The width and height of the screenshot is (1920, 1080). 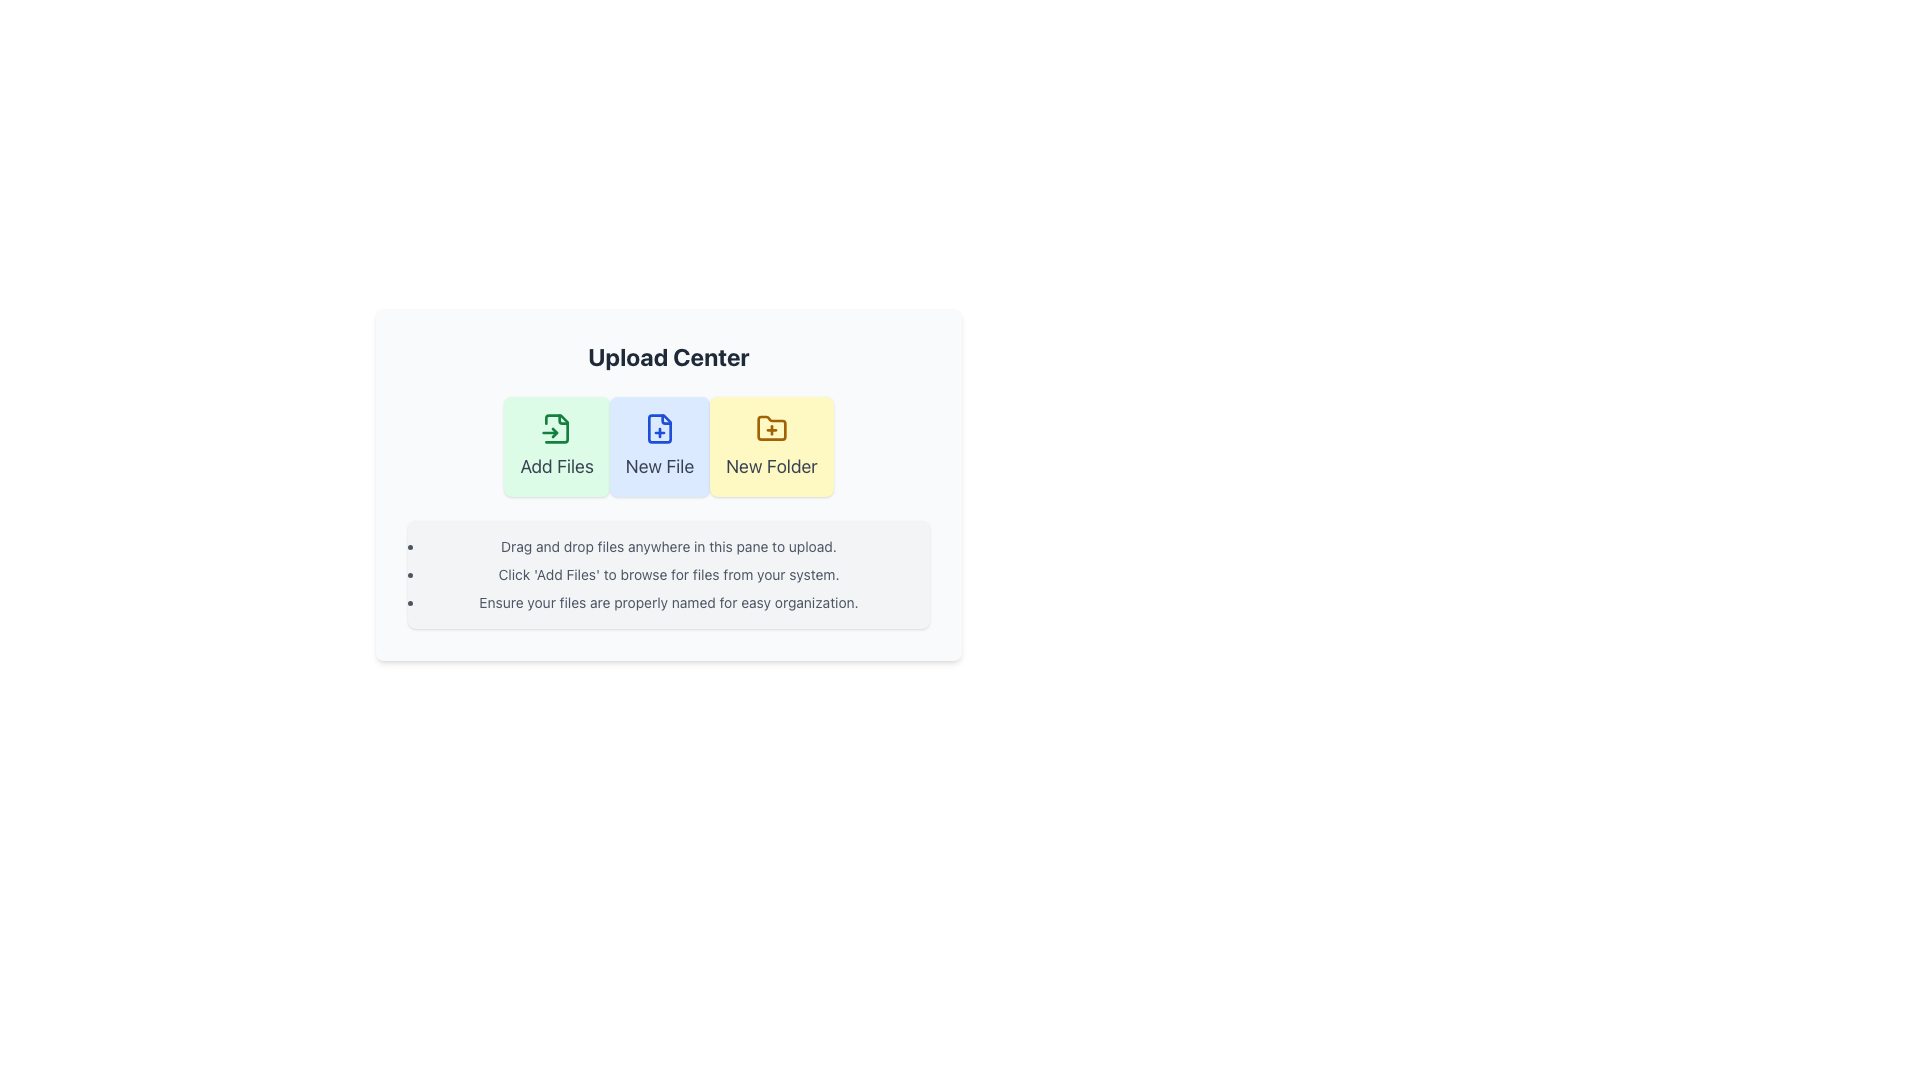 I want to click on the yellow folder icon with a plus sign inside, which is located at the center of the 'New Folder' button, aligned above the text 'New Folder', so click(x=770, y=427).